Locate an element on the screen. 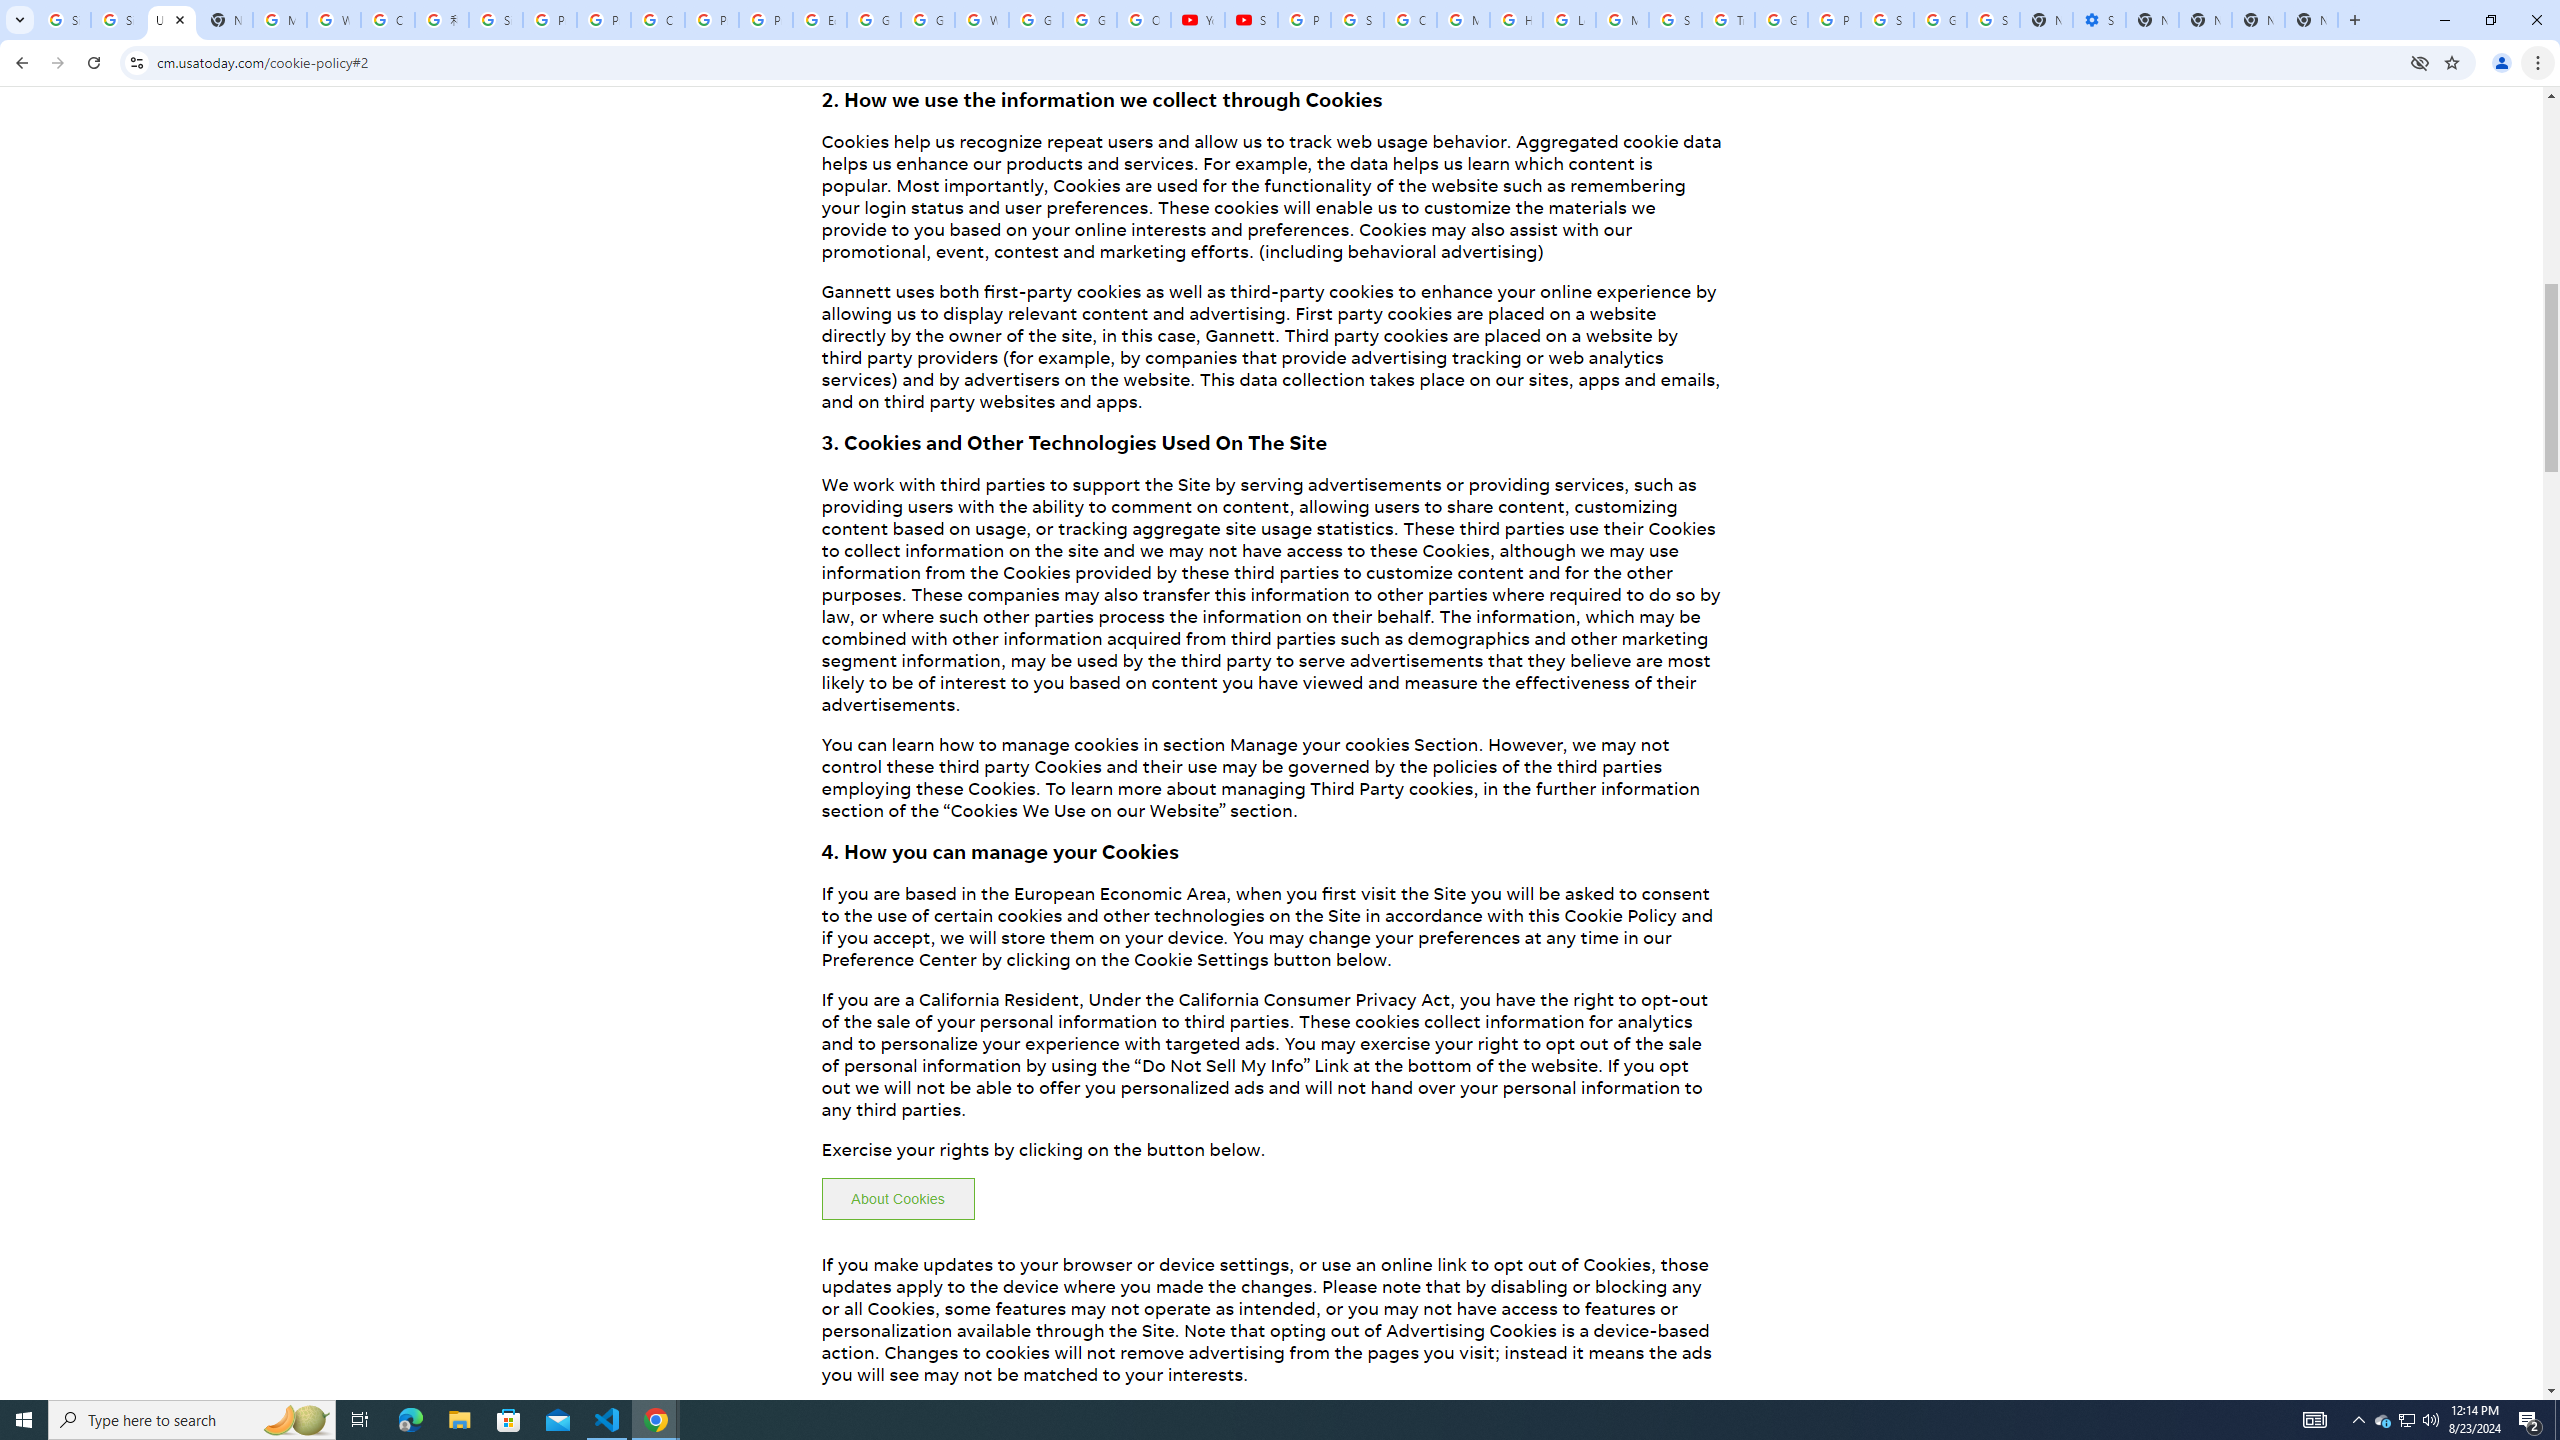  'Welcome to My Activity' is located at coordinates (982, 19).